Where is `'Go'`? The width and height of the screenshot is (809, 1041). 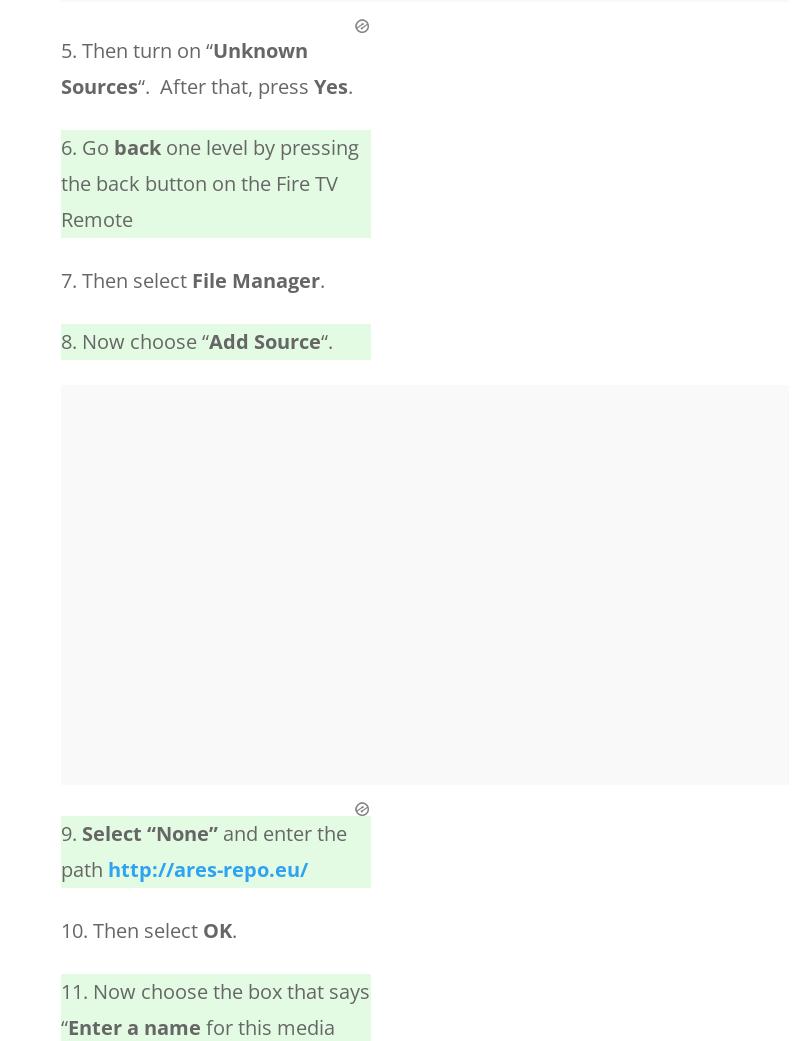 'Go' is located at coordinates (97, 147).